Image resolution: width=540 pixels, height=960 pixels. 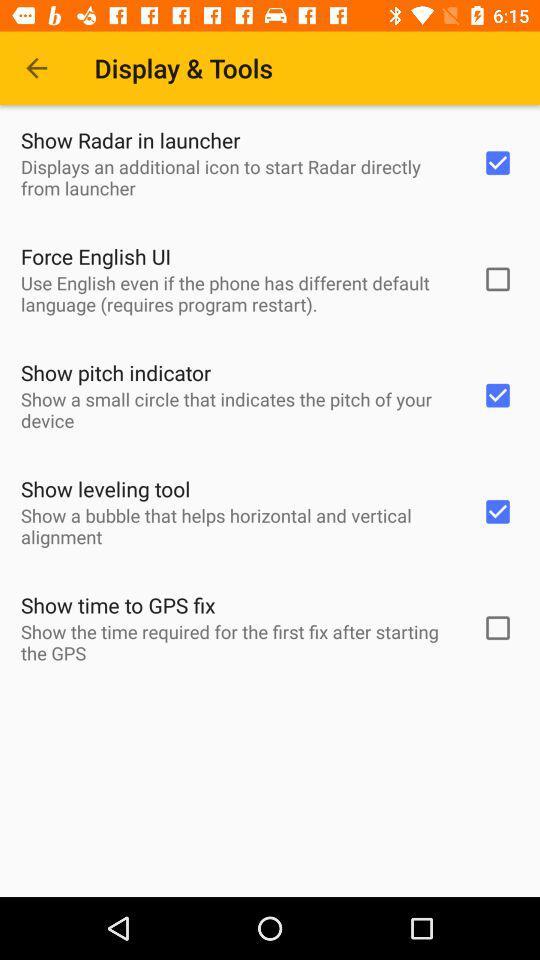 What do you see at coordinates (105, 488) in the screenshot?
I see `icon above the show a bubble item` at bounding box center [105, 488].